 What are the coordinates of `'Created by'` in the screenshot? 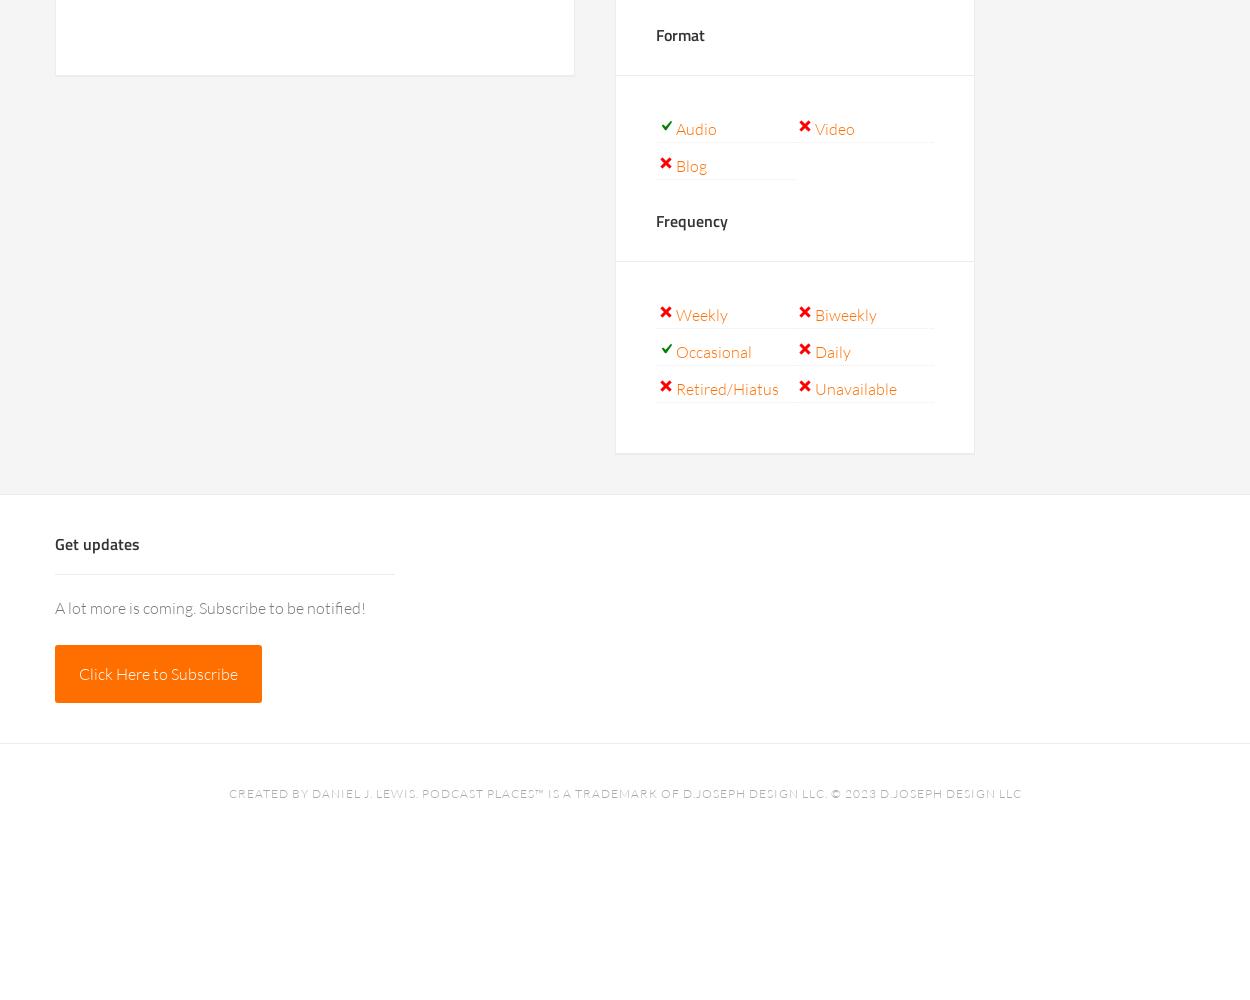 It's located at (269, 793).